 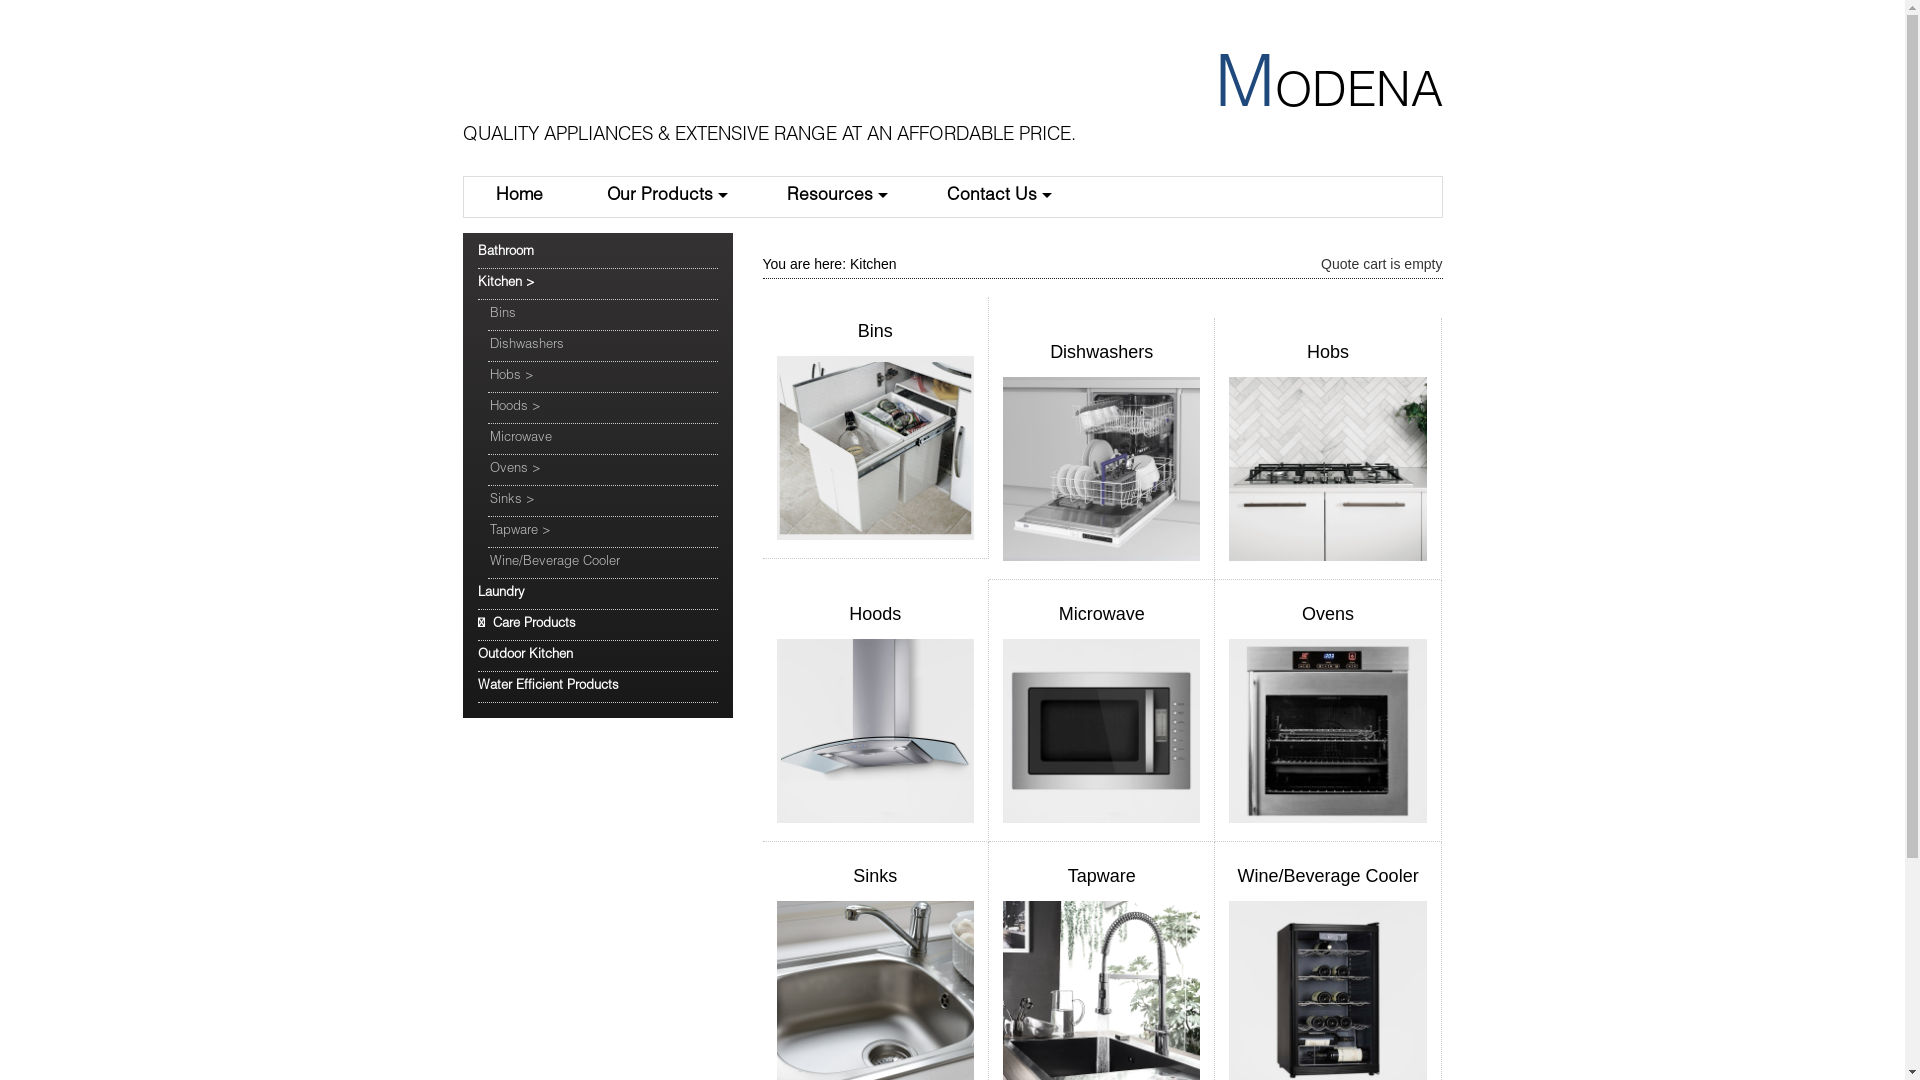 What do you see at coordinates (1067, 874) in the screenshot?
I see `'Tapware'` at bounding box center [1067, 874].